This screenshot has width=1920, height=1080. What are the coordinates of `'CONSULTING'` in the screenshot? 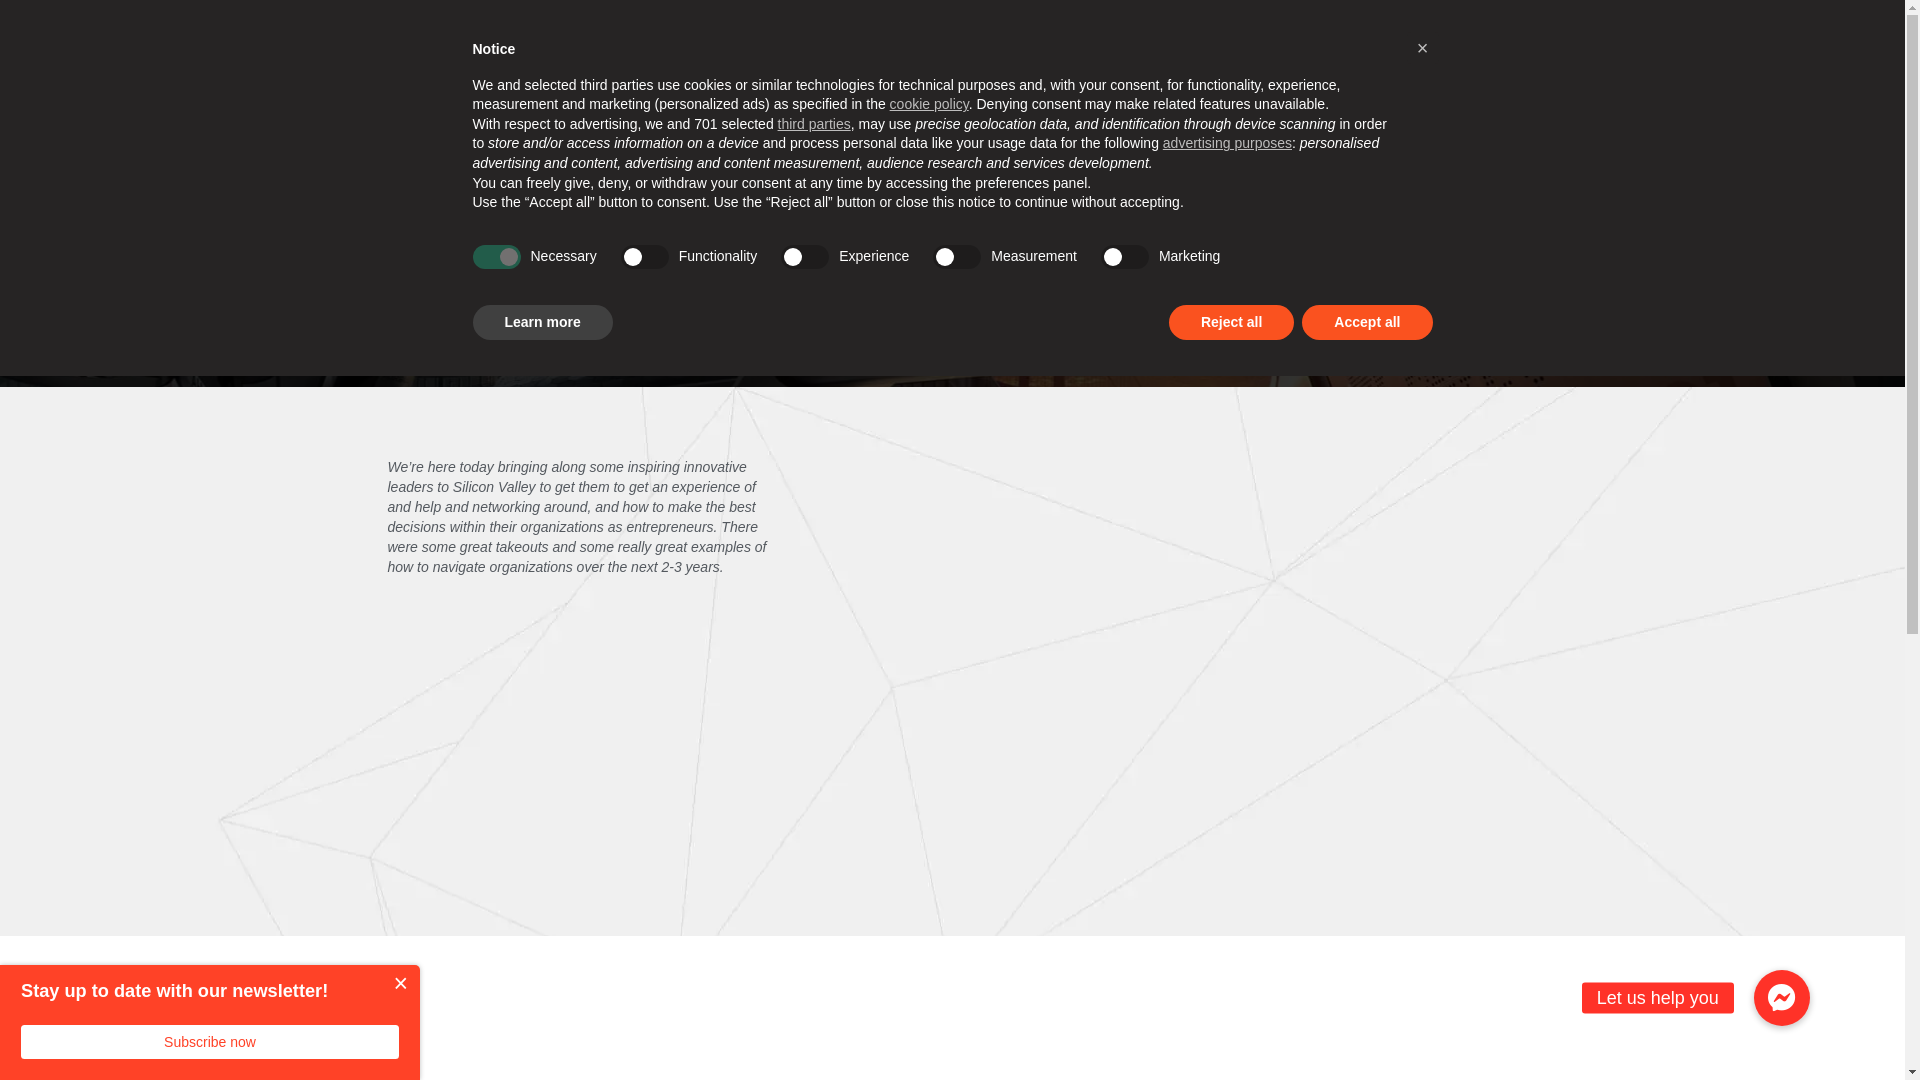 It's located at (833, 115).